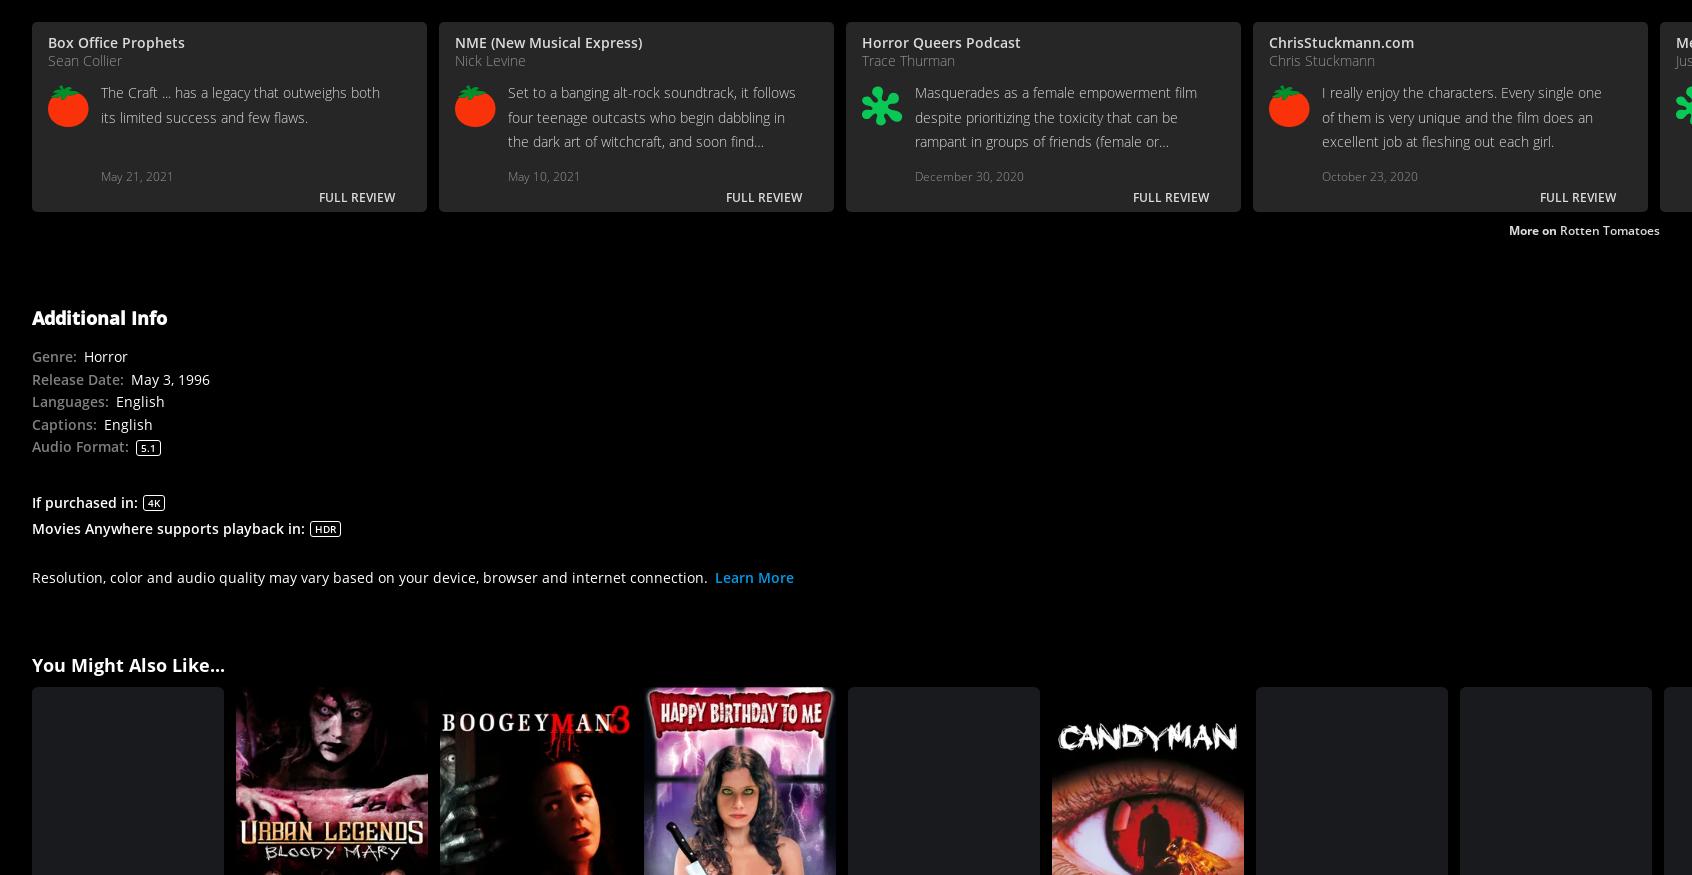  Describe the element at coordinates (75, 377) in the screenshot. I see `'Release Date'` at that location.